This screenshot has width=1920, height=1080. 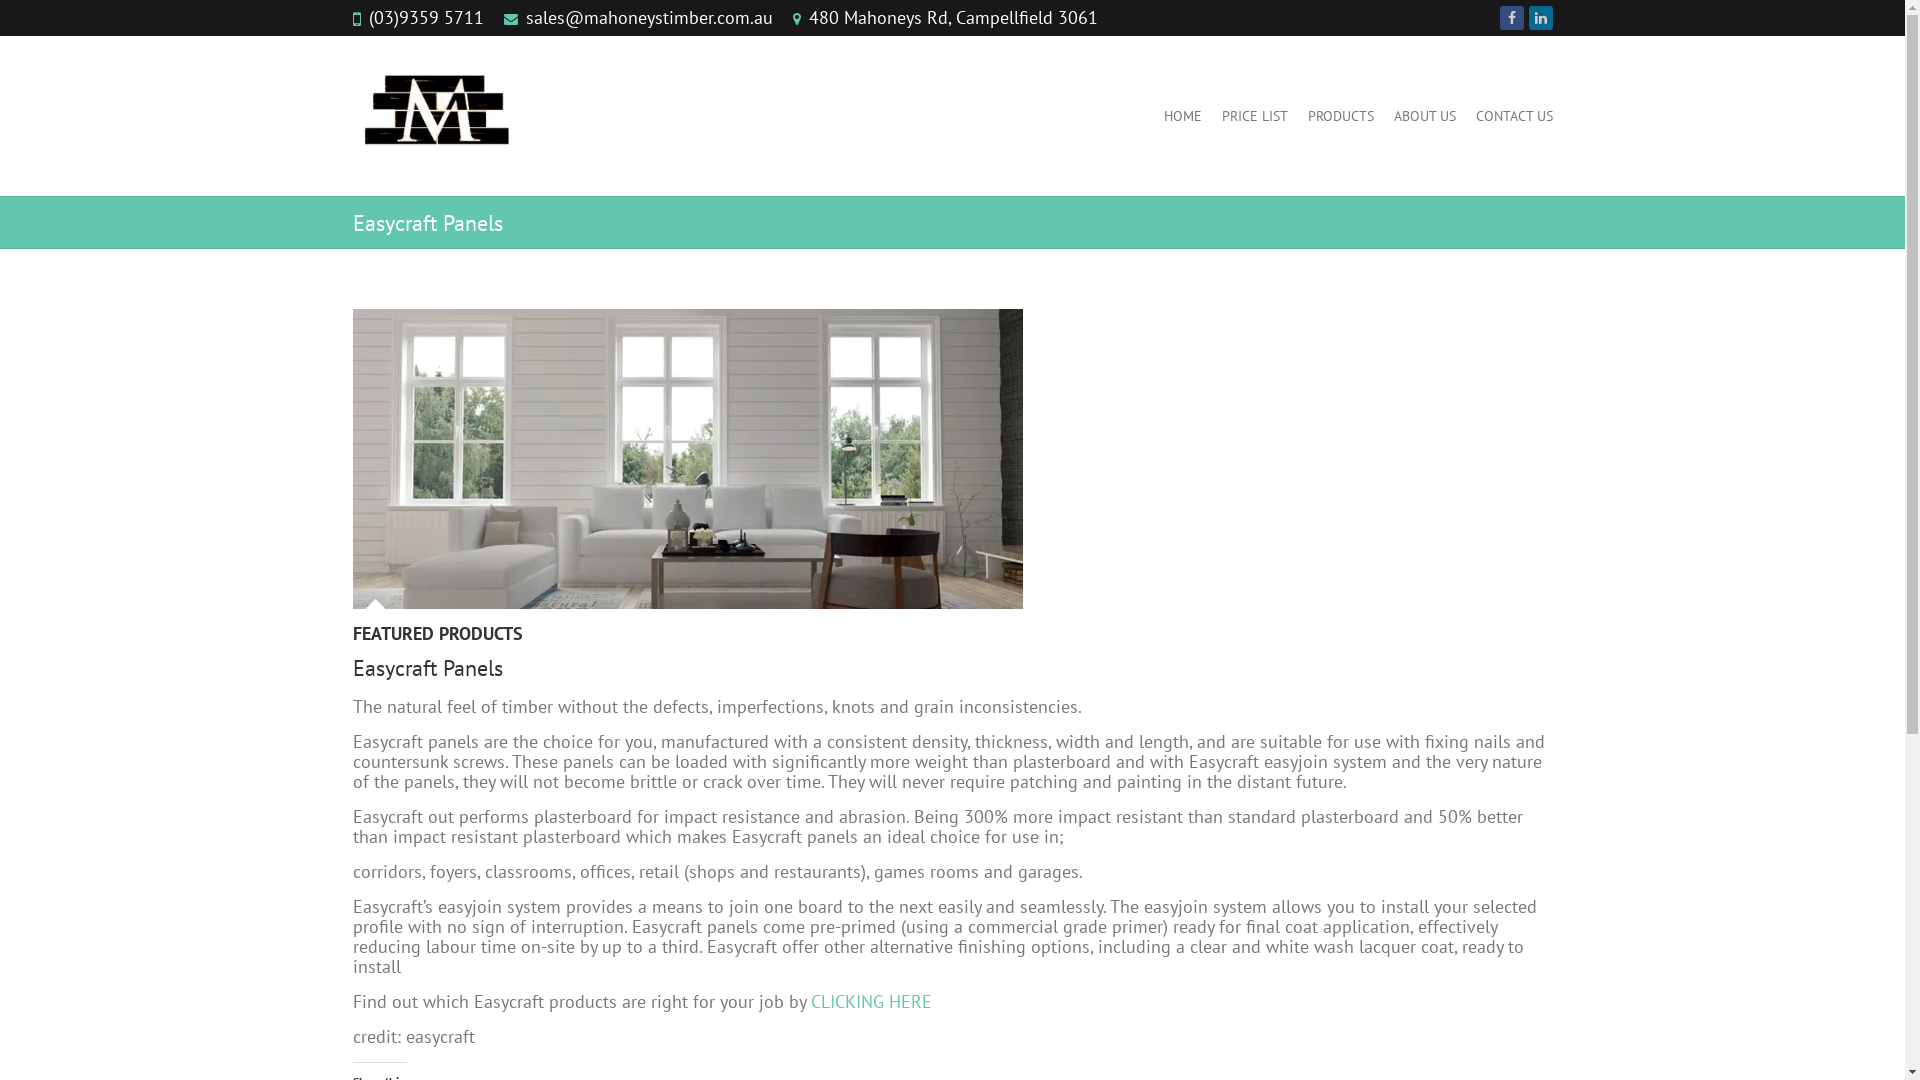 What do you see at coordinates (1340, 115) in the screenshot?
I see `'PRODUCTS'` at bounding box center [1340, 115].